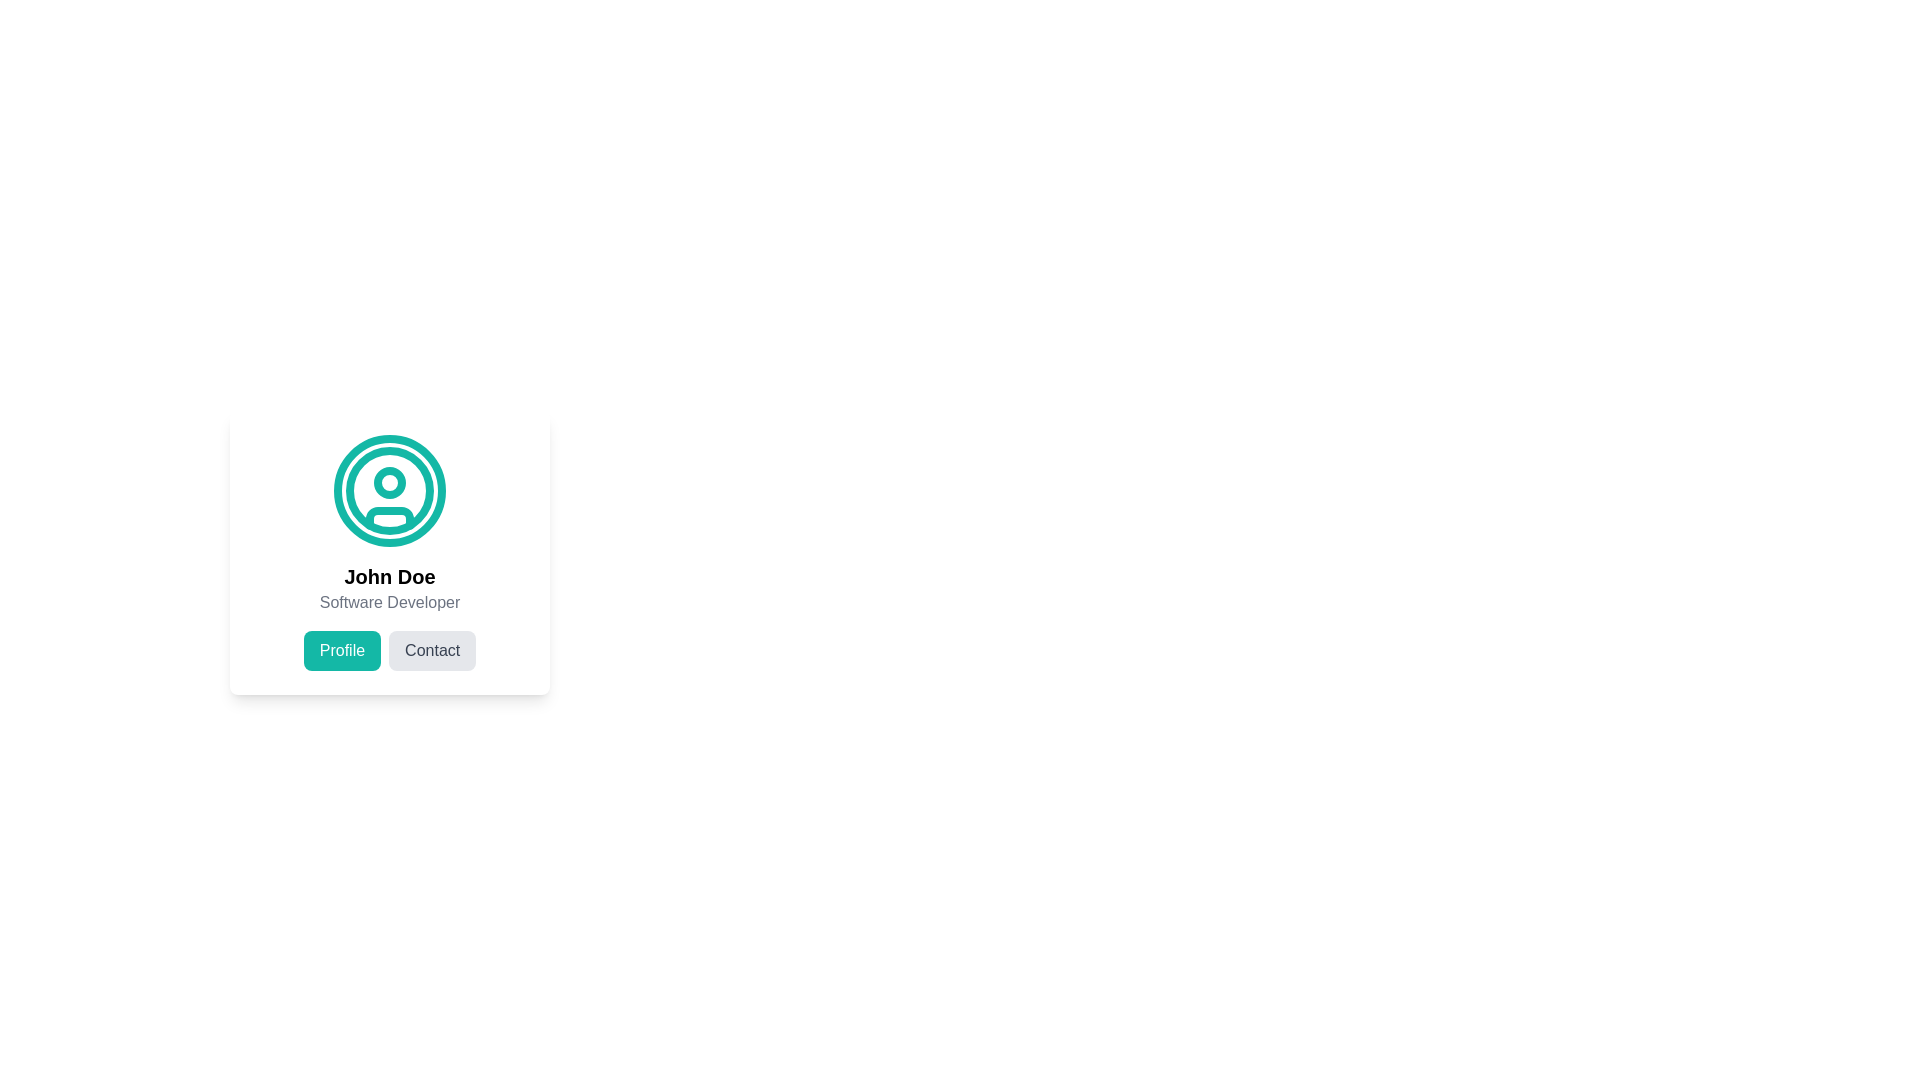 The height and width of the screenshot is (1080, 1920). I want to click on the leftmost button located under the user's profile picture and name, so click(341, 651).